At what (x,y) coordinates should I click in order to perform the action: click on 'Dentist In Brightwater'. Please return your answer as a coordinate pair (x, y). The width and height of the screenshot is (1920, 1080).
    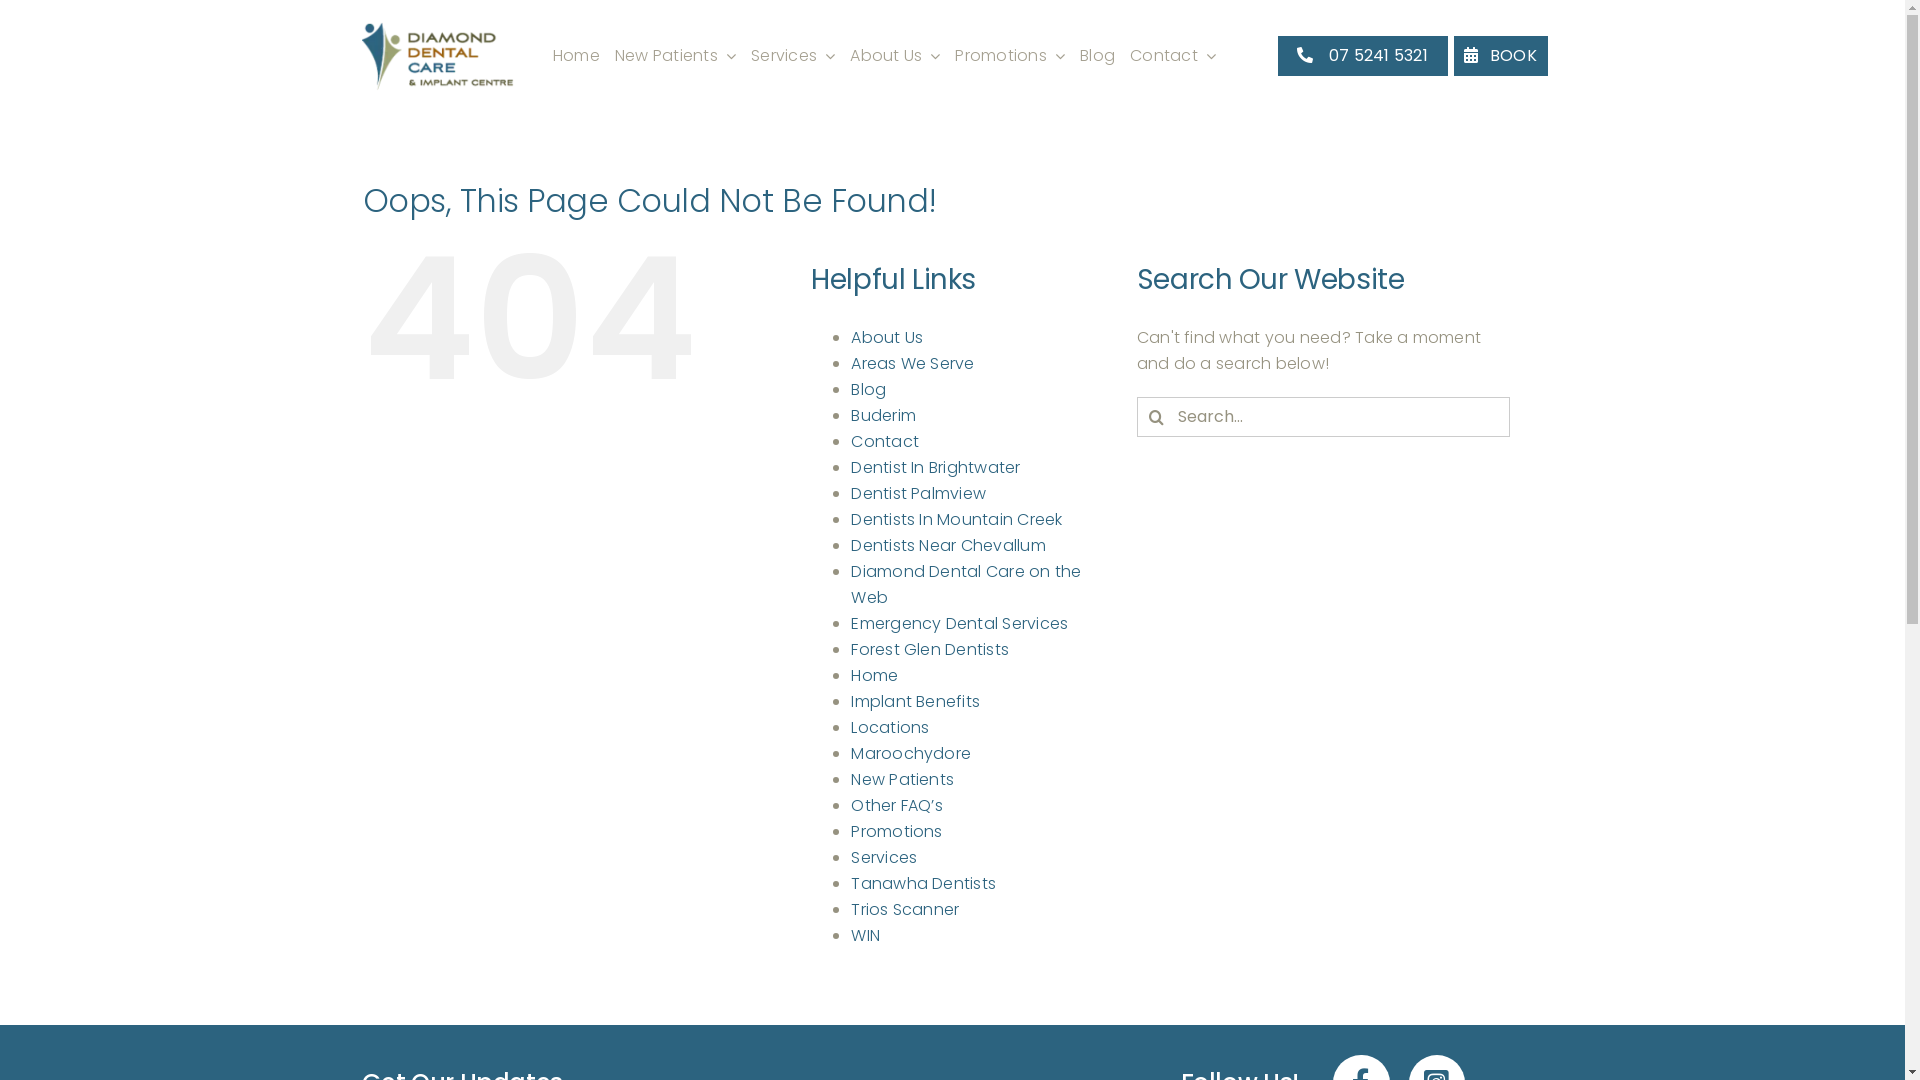
    Looking at the image, I should click on (934, 467).